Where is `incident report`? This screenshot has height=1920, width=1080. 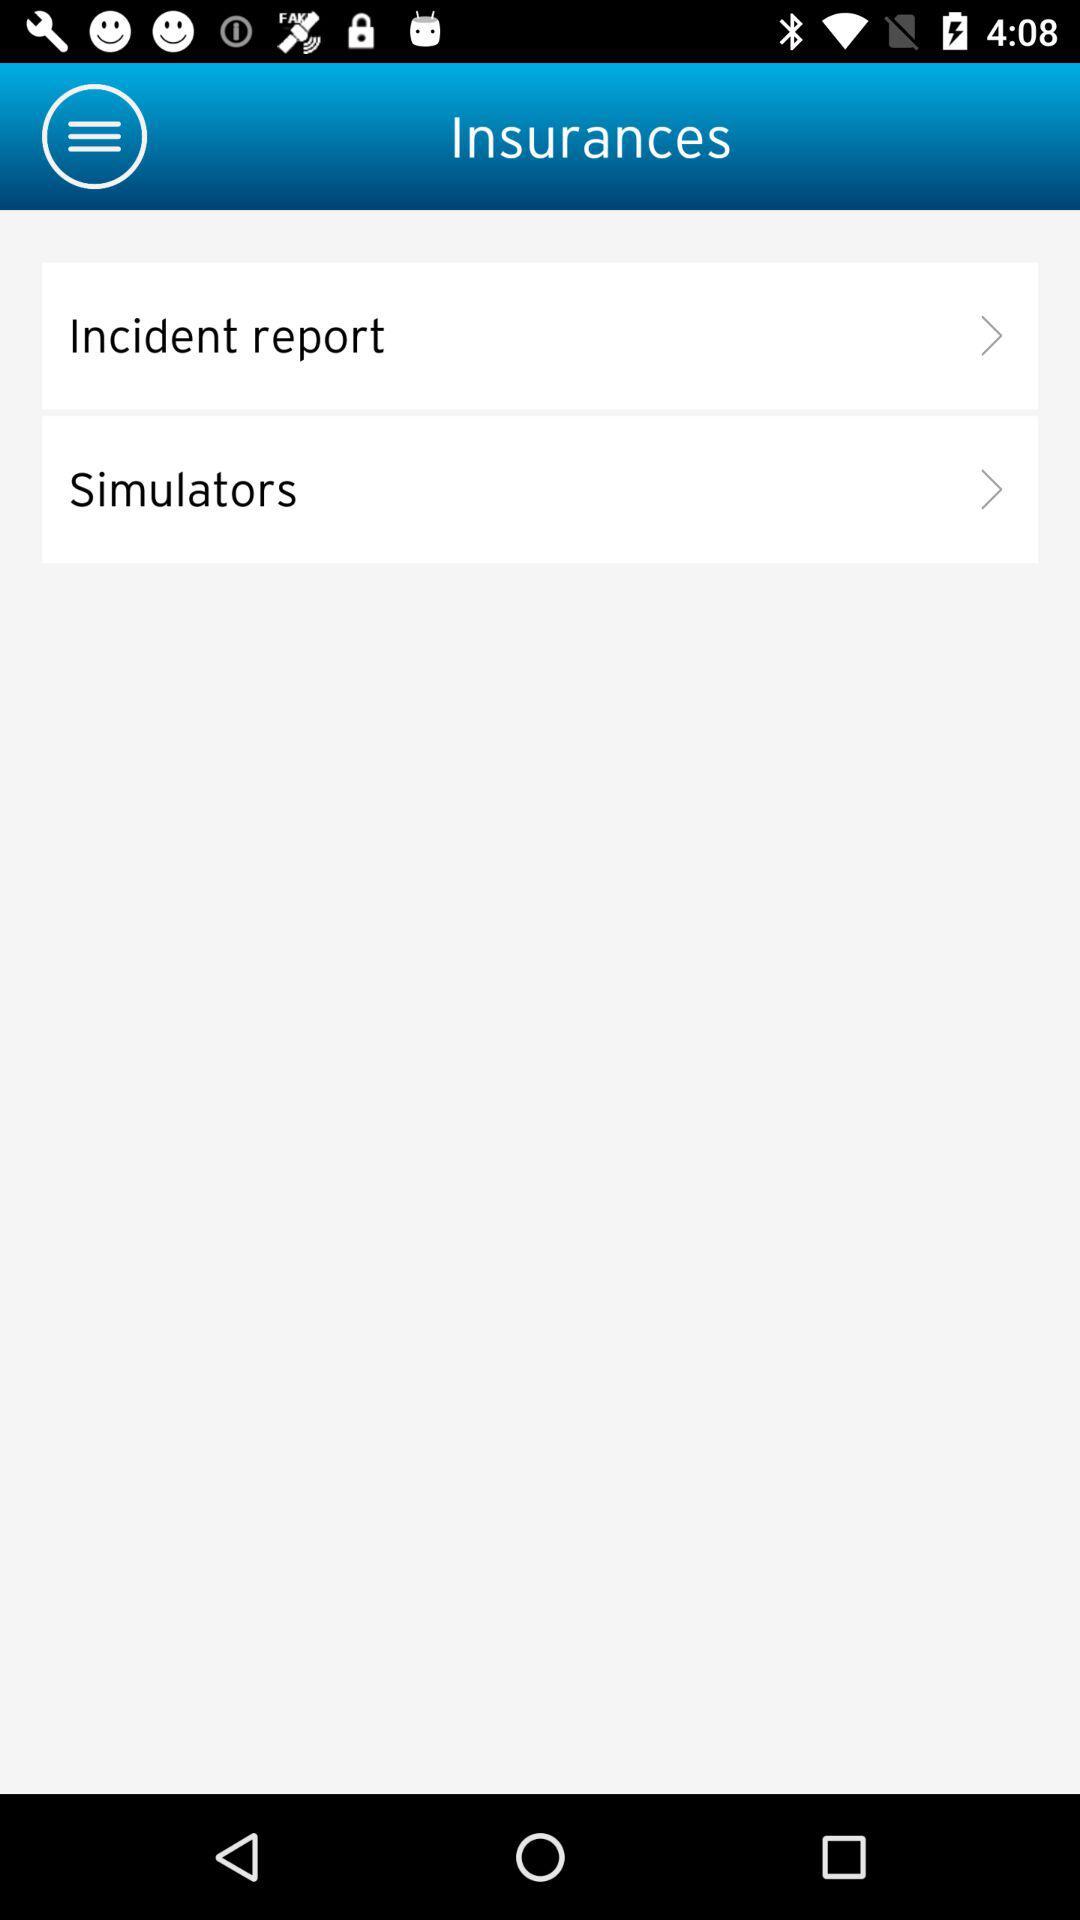 incident report is located at coordinates (540, 336).